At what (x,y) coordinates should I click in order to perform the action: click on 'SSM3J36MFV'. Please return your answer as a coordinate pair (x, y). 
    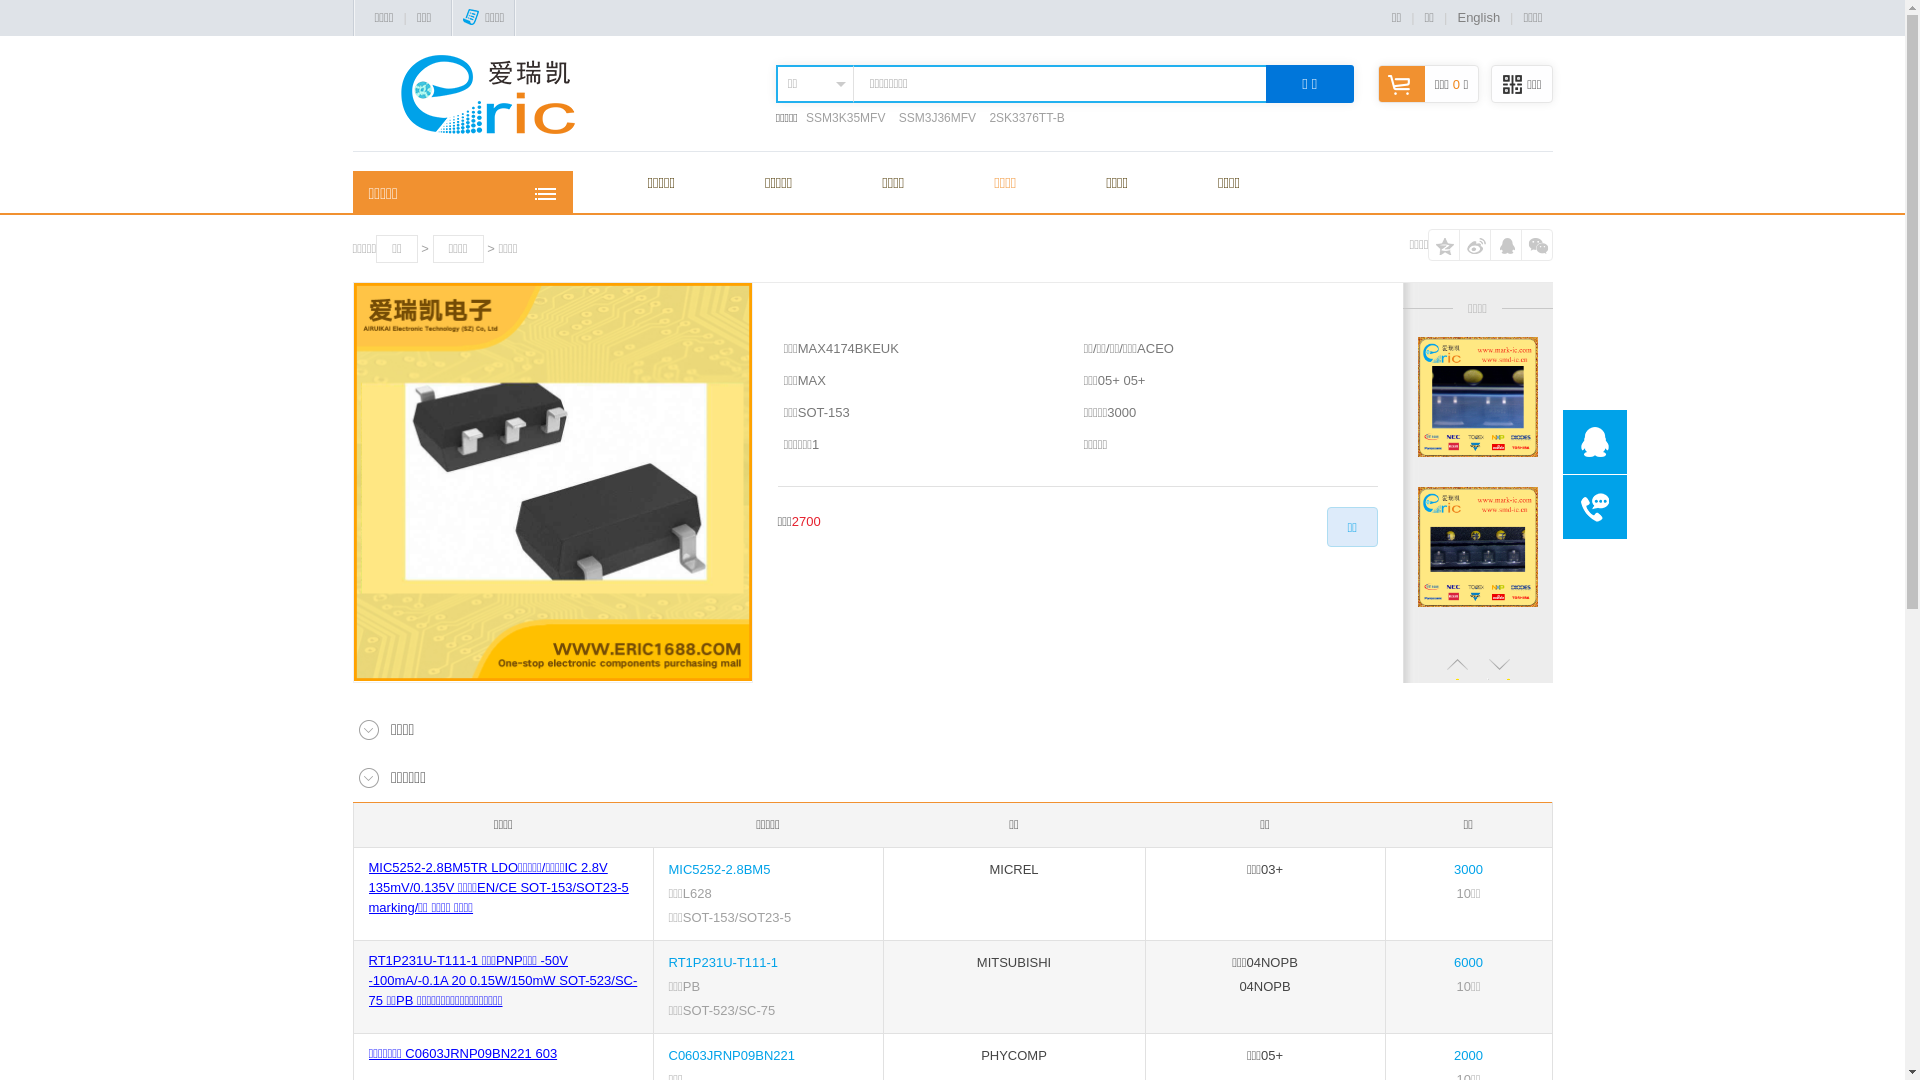
    Looking at the image, I should click on (936, 118).